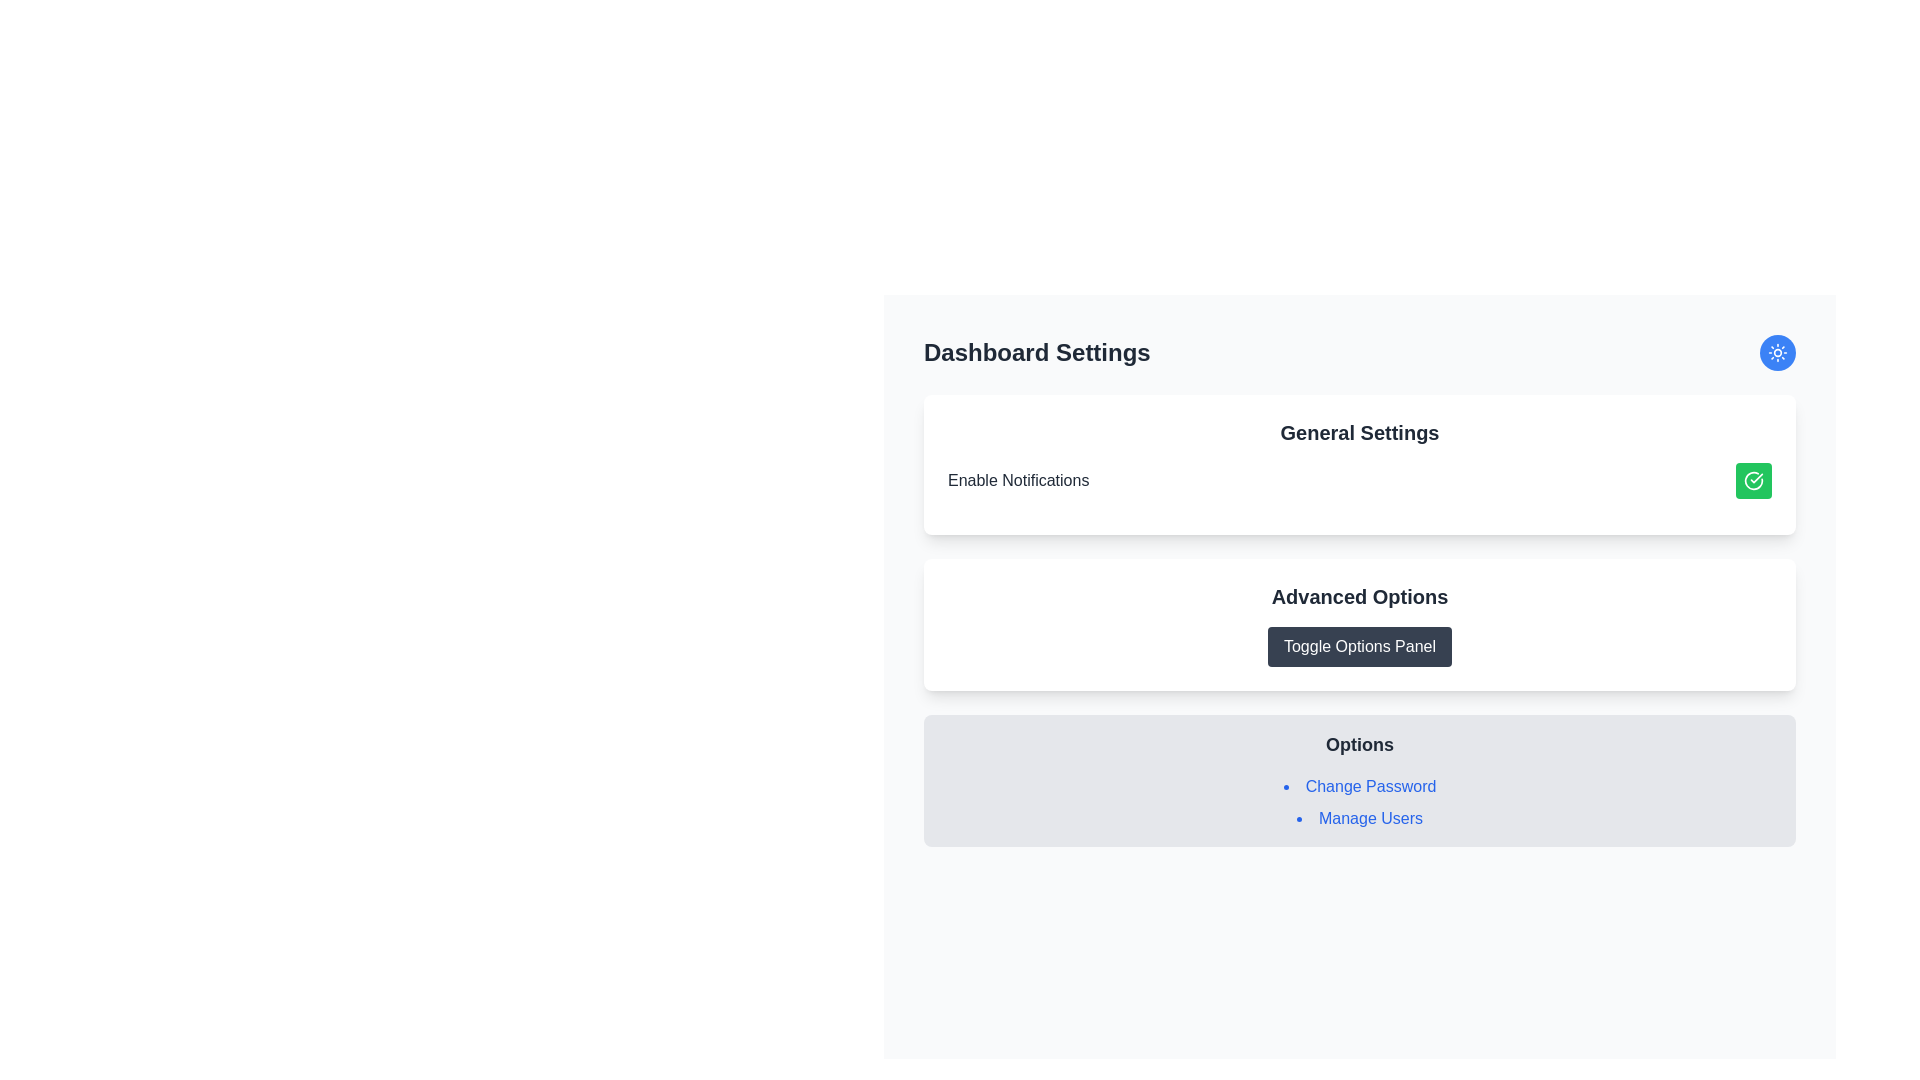 Image resolution: width=1920 pixels, height=1080 pixels. What do you see at coordinates (1358, 647) in the screenshot?
I see `the 'Toggle Options Panel' button, which is a rectangular button with a dark gray background and white text, located in the 'Advanced Options' section of the interface` at bounding box center [1358, 647].